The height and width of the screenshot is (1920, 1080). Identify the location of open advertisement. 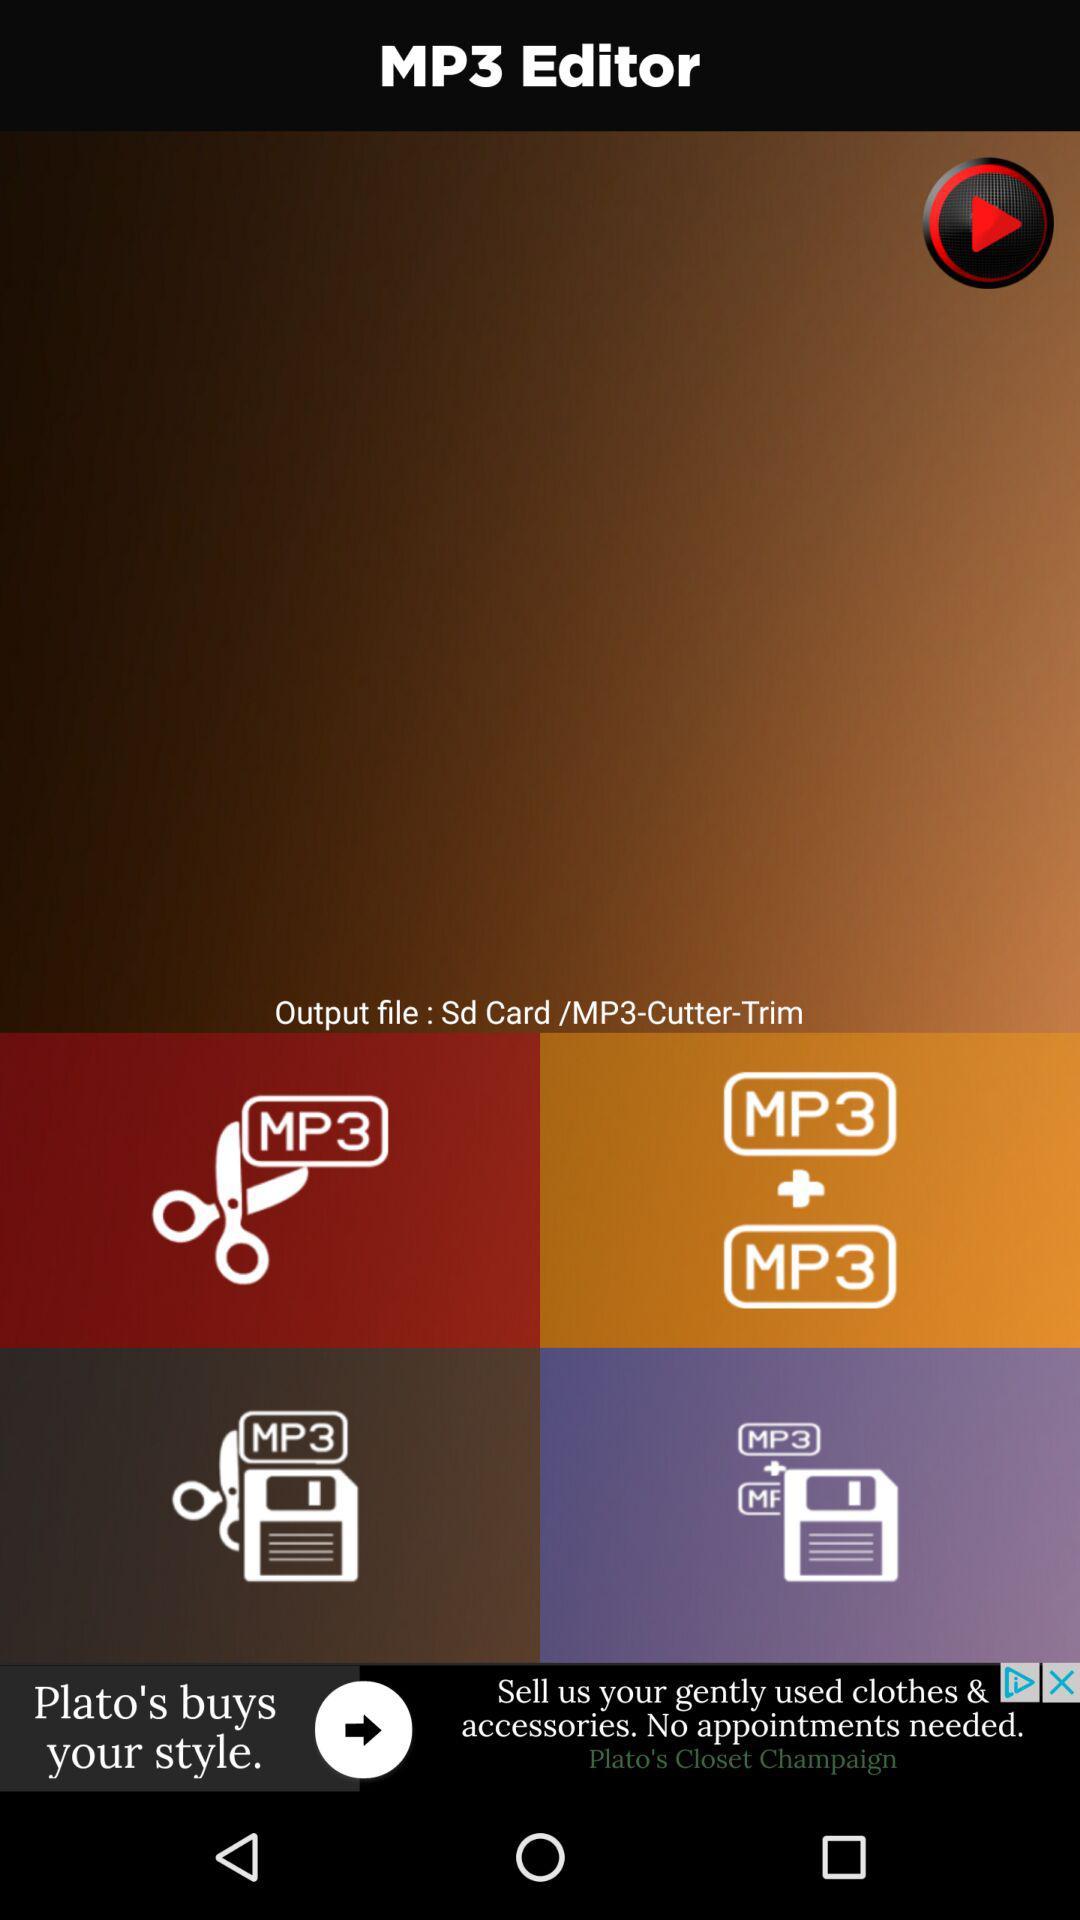
(540, 1727).